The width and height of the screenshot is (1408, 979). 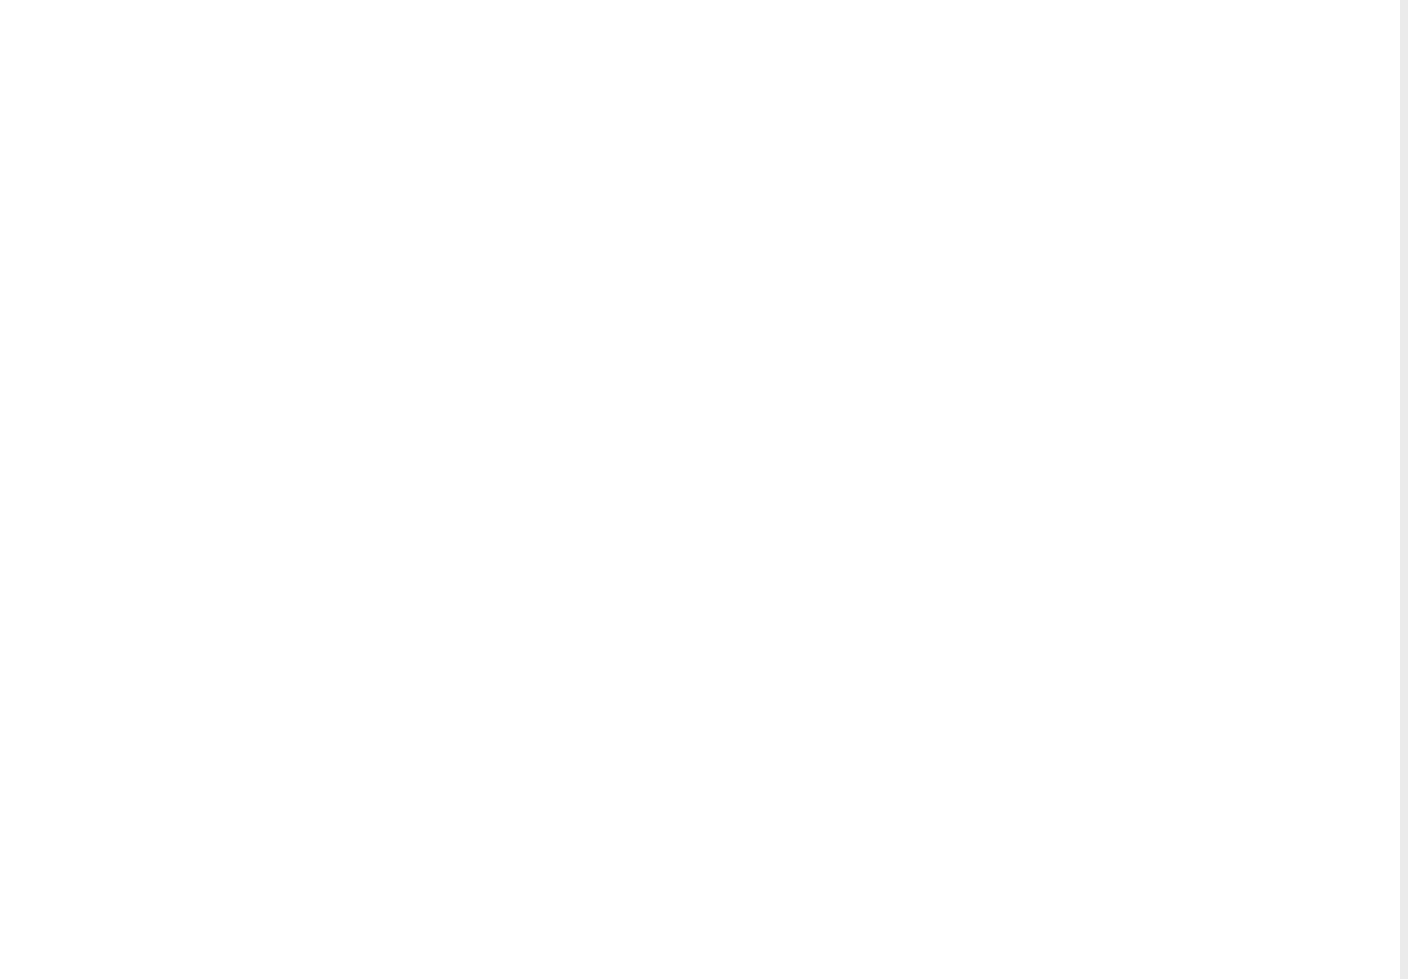 I want to click on 'Writing Stories of Strong Women Enjoying Sex and Life', so click(x=194, y=135).